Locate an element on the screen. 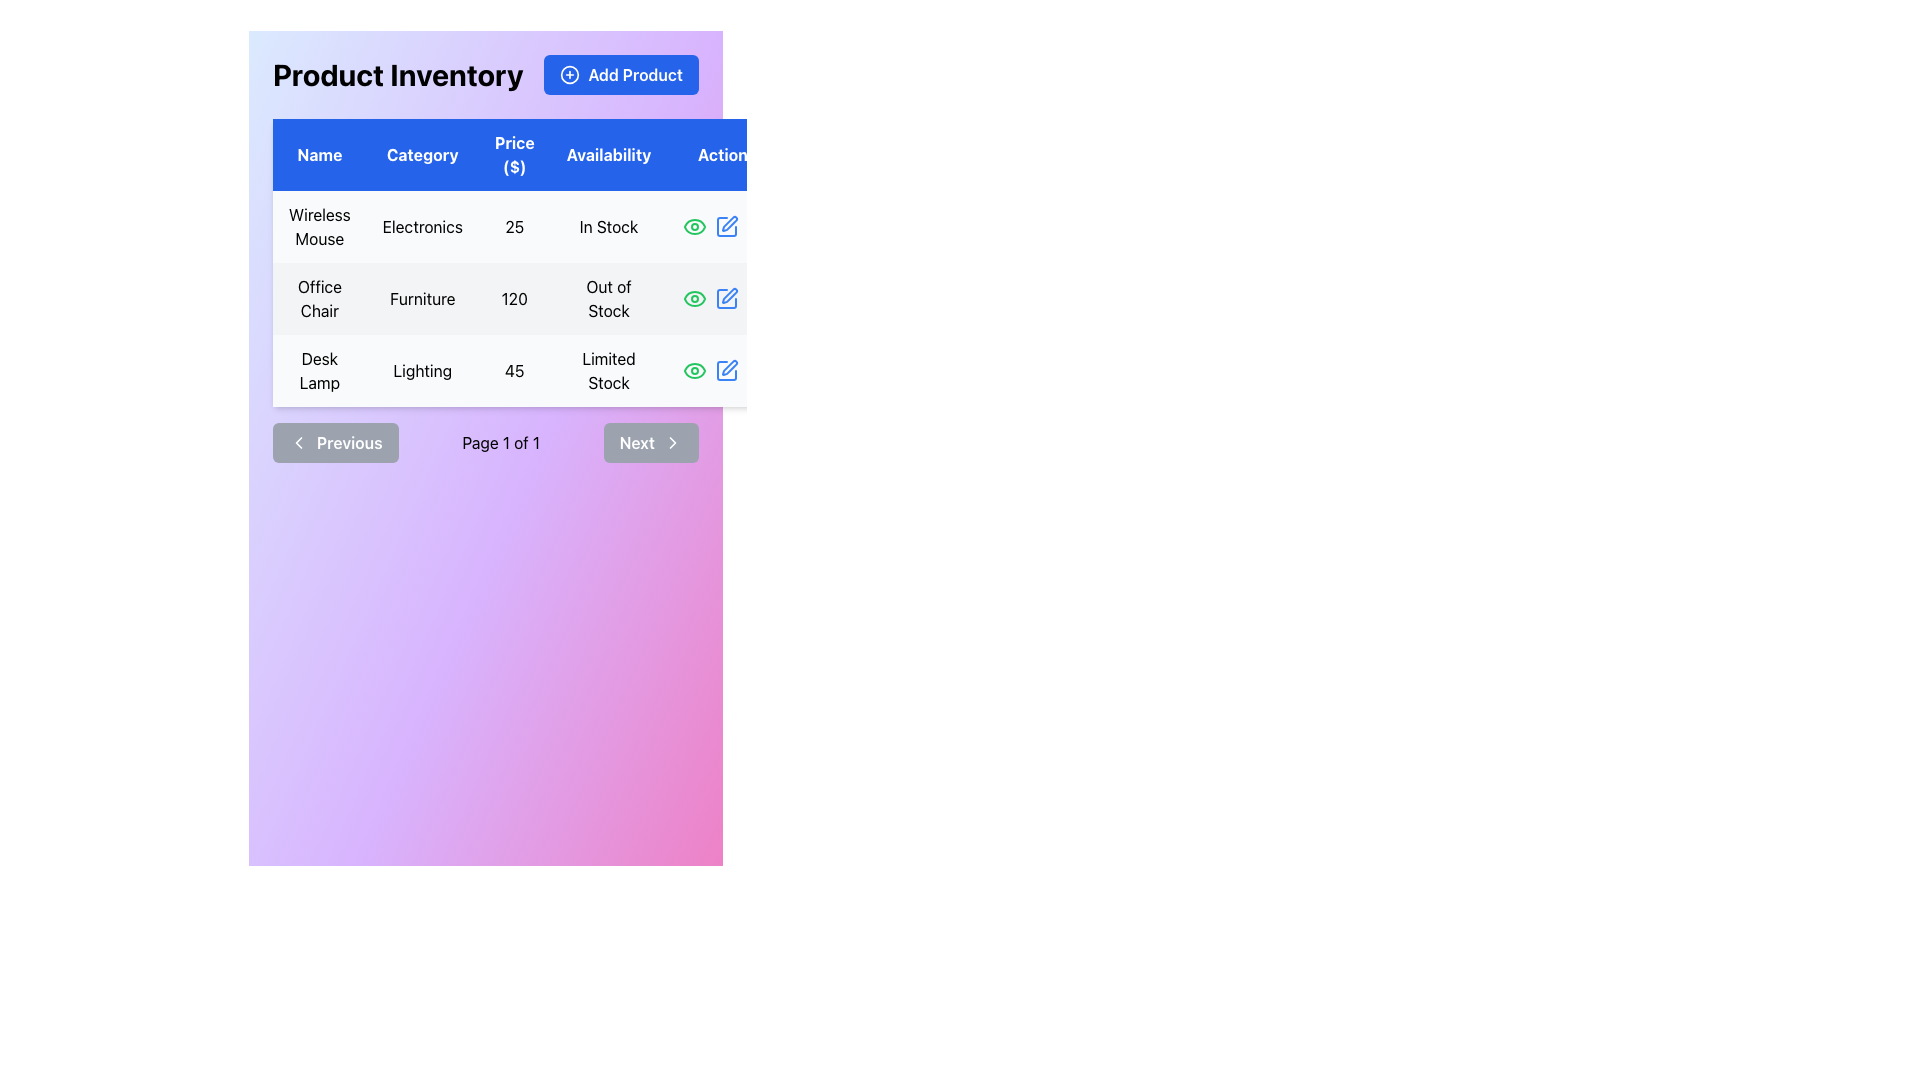 The width and height of the screenshot is (1920, 1080). the pencil icon button in the Actions column for the Desk Lamp product is located at coordinates (726, 370).